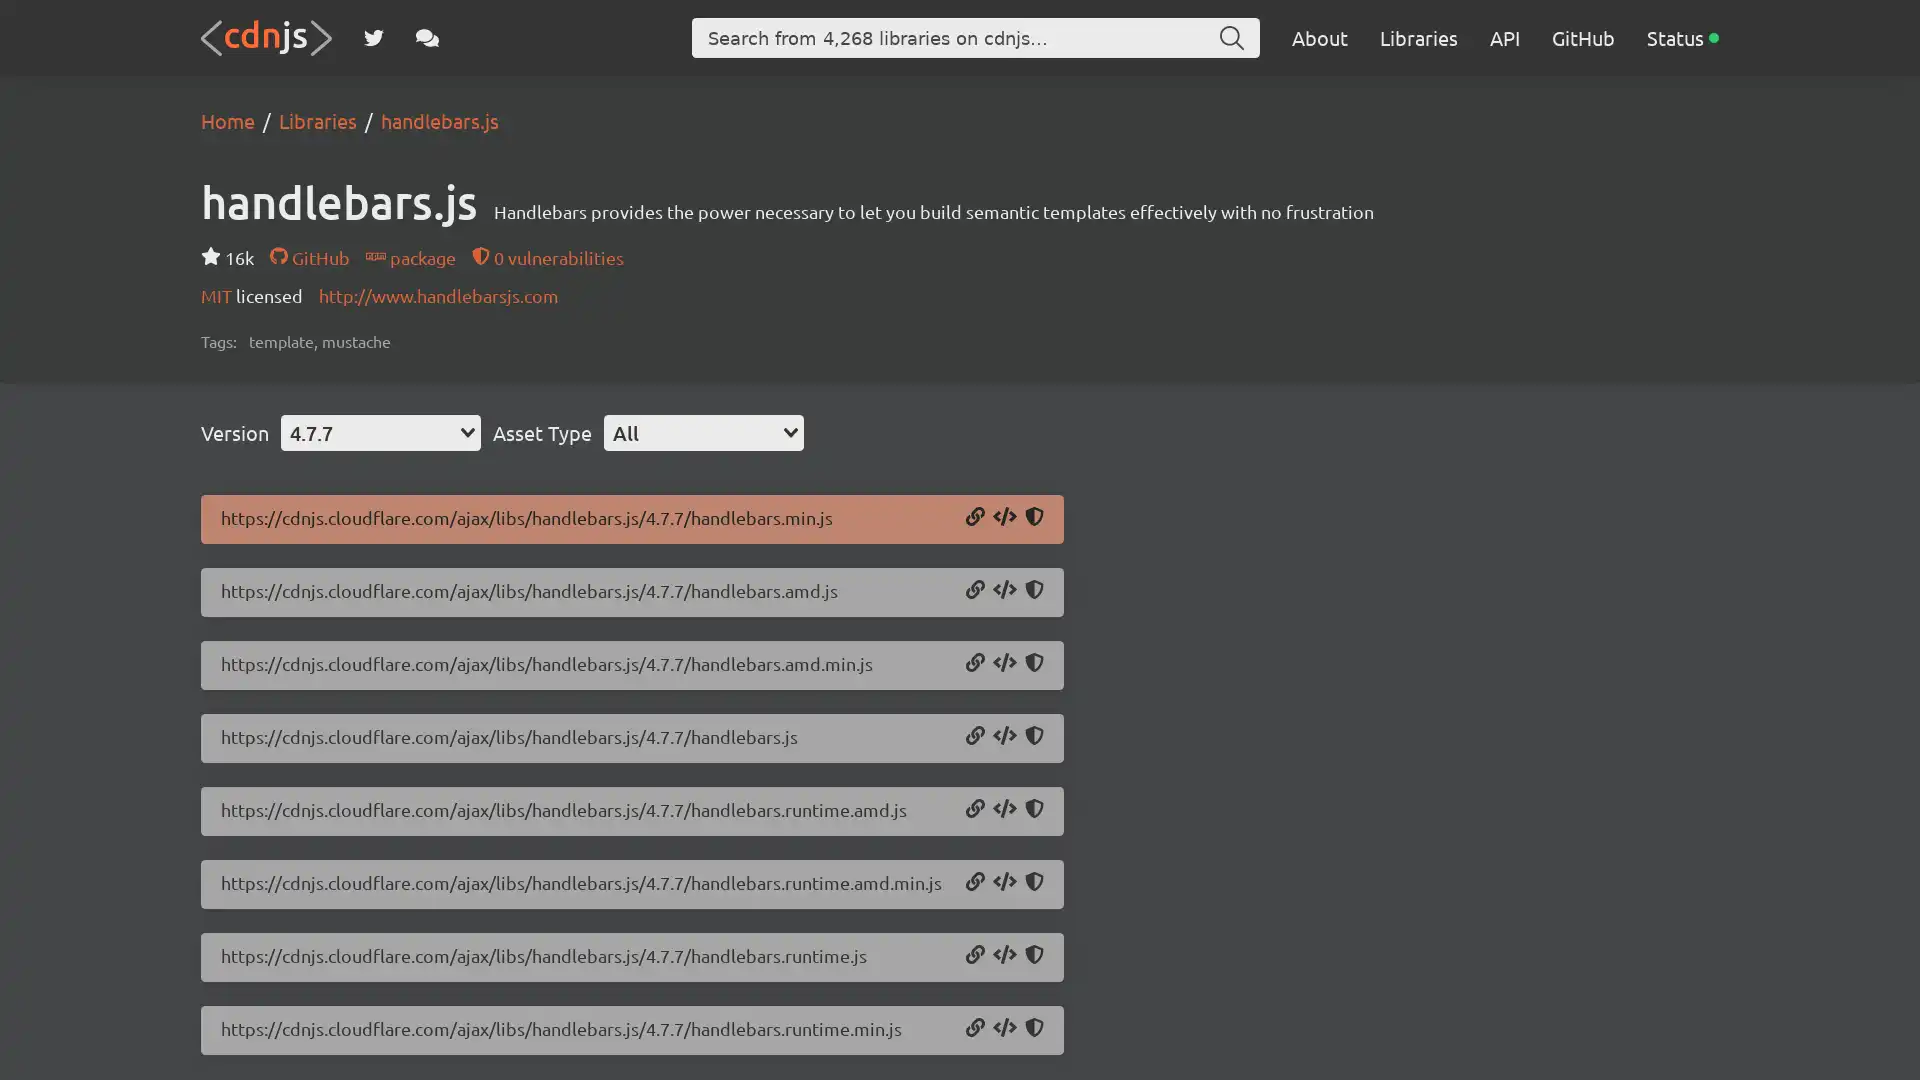  What do you see at coordinates (975, 1029) in the screenshot?
I see `Copy URL` at bounding box center [975, 1029].